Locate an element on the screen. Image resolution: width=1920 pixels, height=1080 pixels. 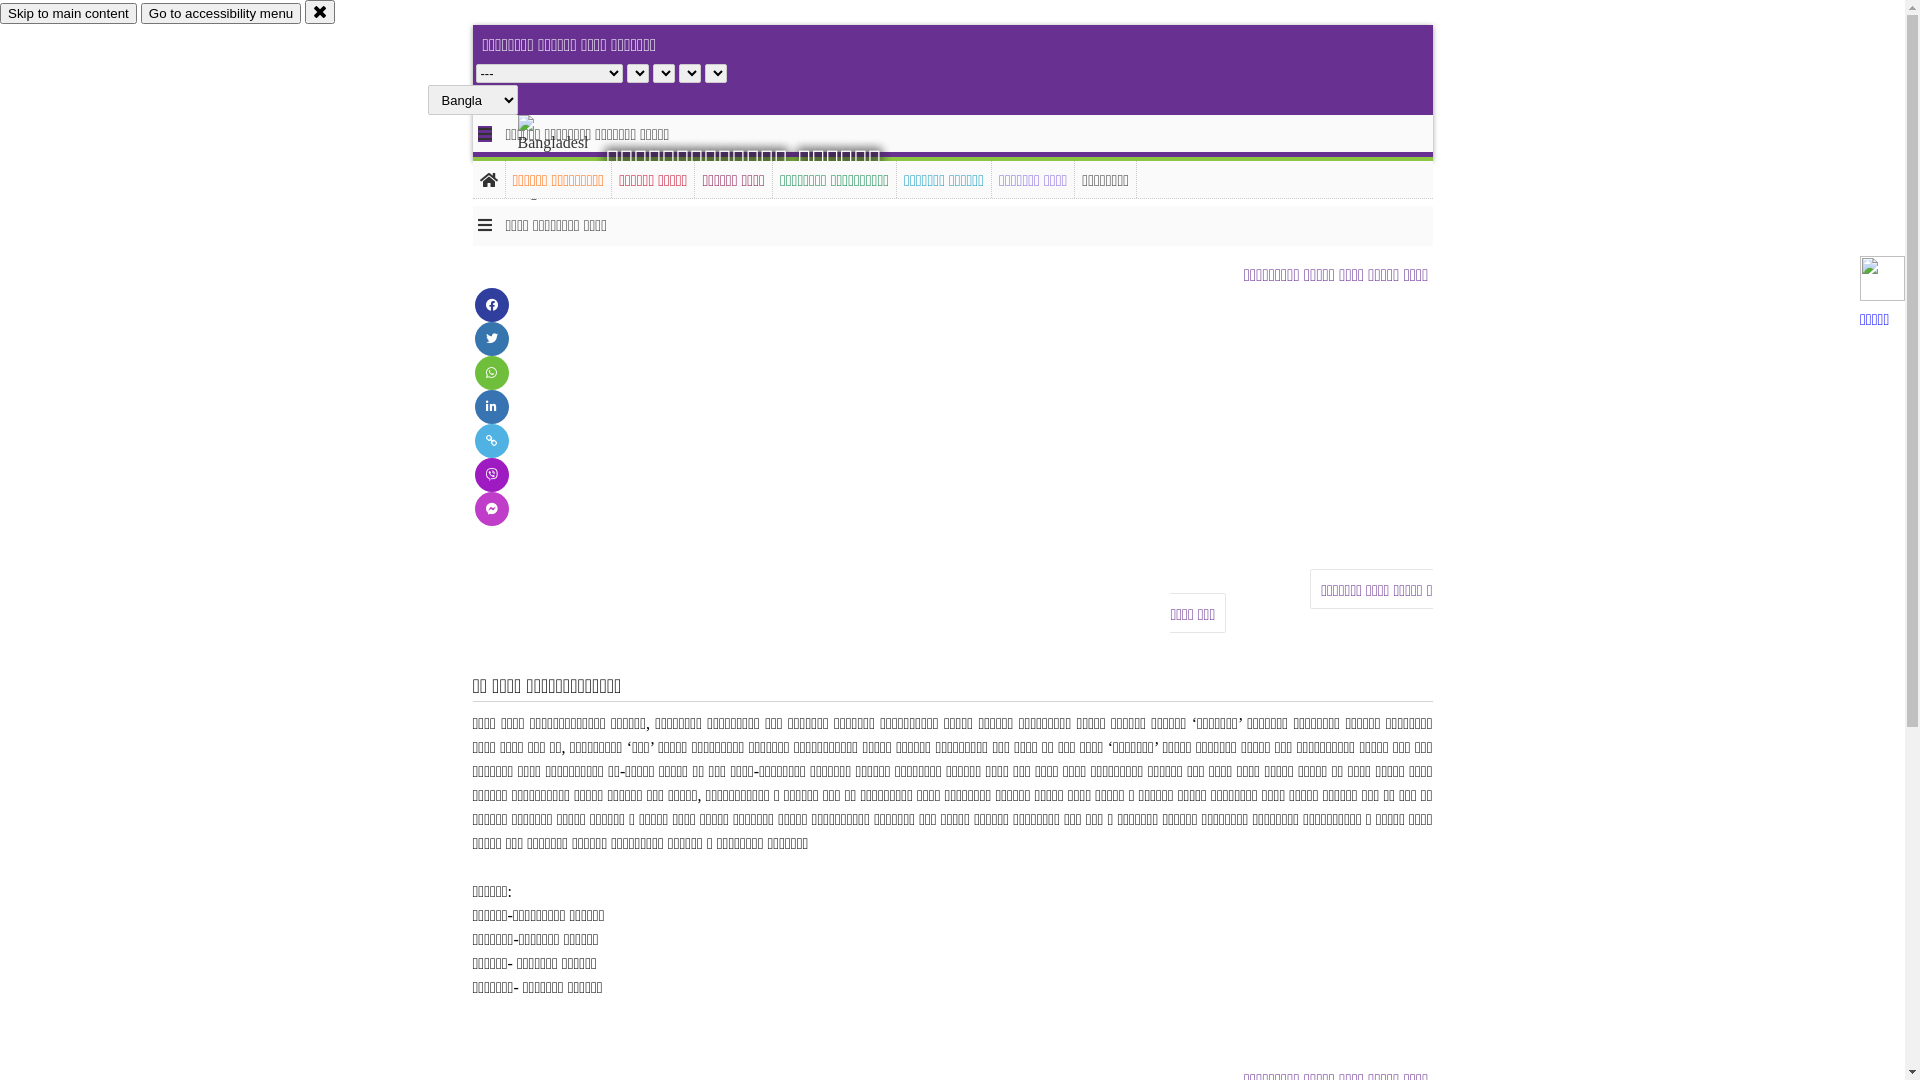
'close' is located at coordinates (320, 11).